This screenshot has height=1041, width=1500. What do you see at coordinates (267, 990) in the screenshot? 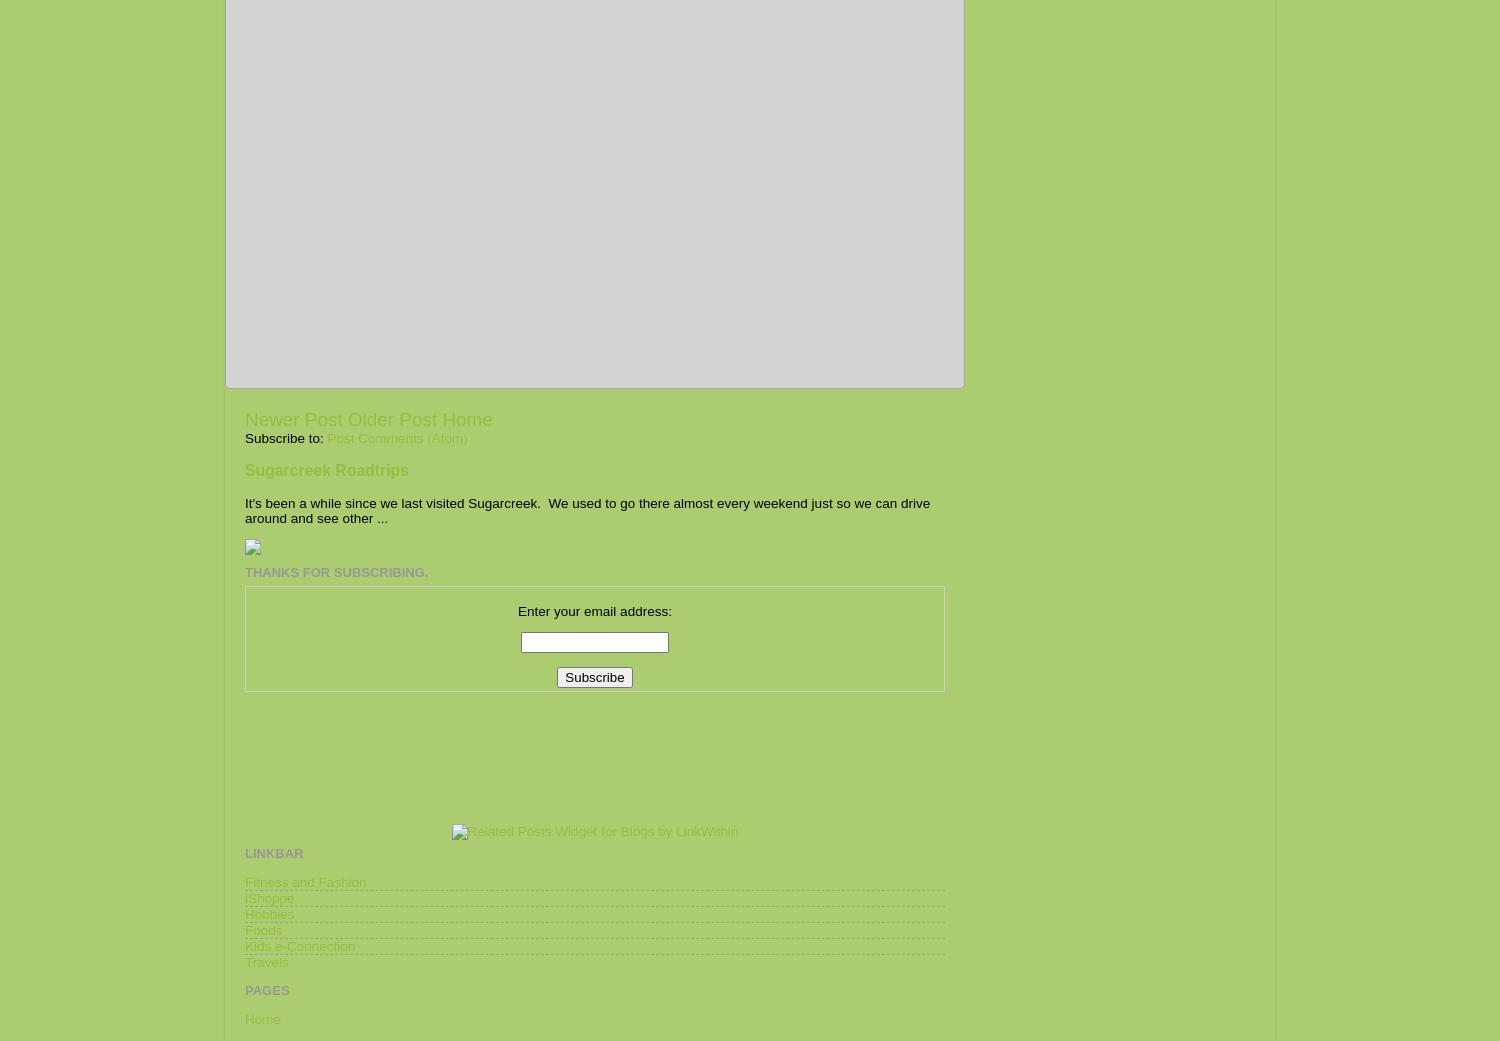
I see `'Pages'` at bounding box center [267, 990].